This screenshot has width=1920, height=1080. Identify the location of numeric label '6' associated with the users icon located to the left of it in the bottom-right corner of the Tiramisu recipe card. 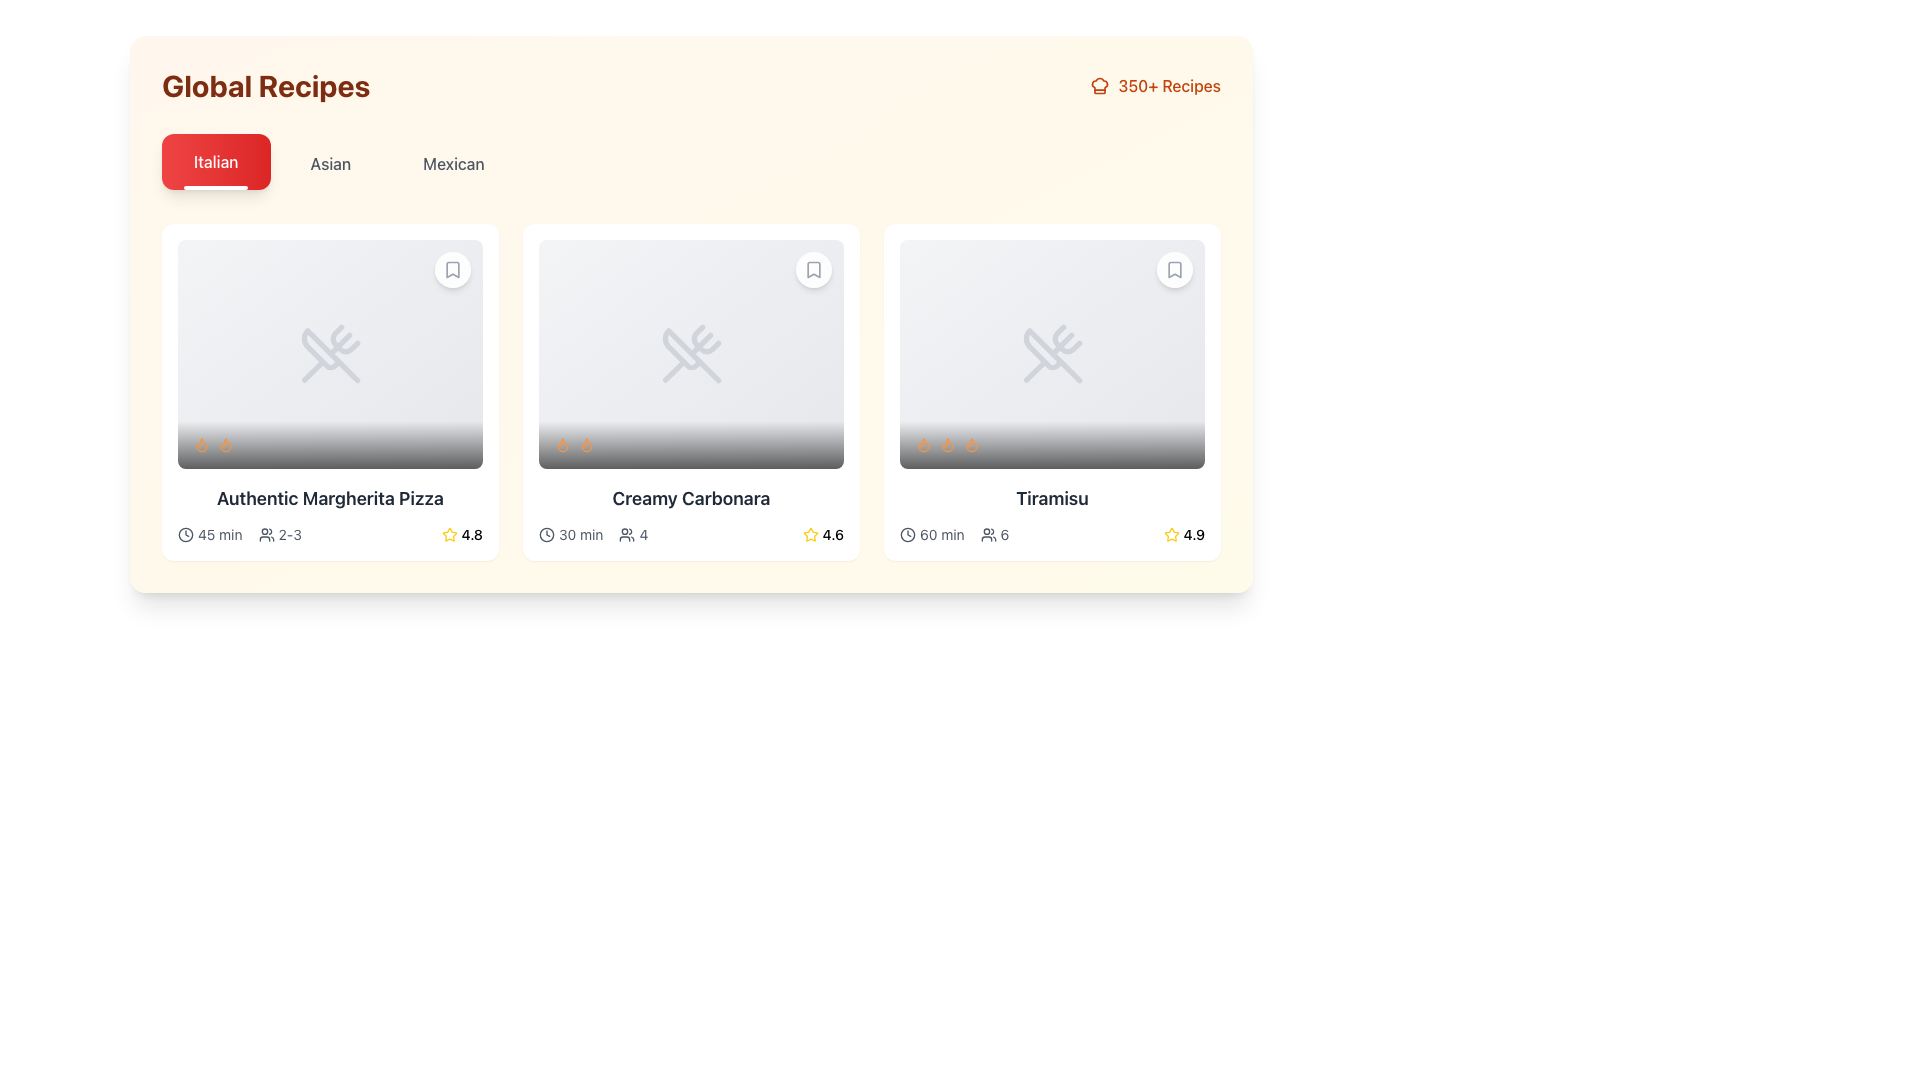
(988, 533).